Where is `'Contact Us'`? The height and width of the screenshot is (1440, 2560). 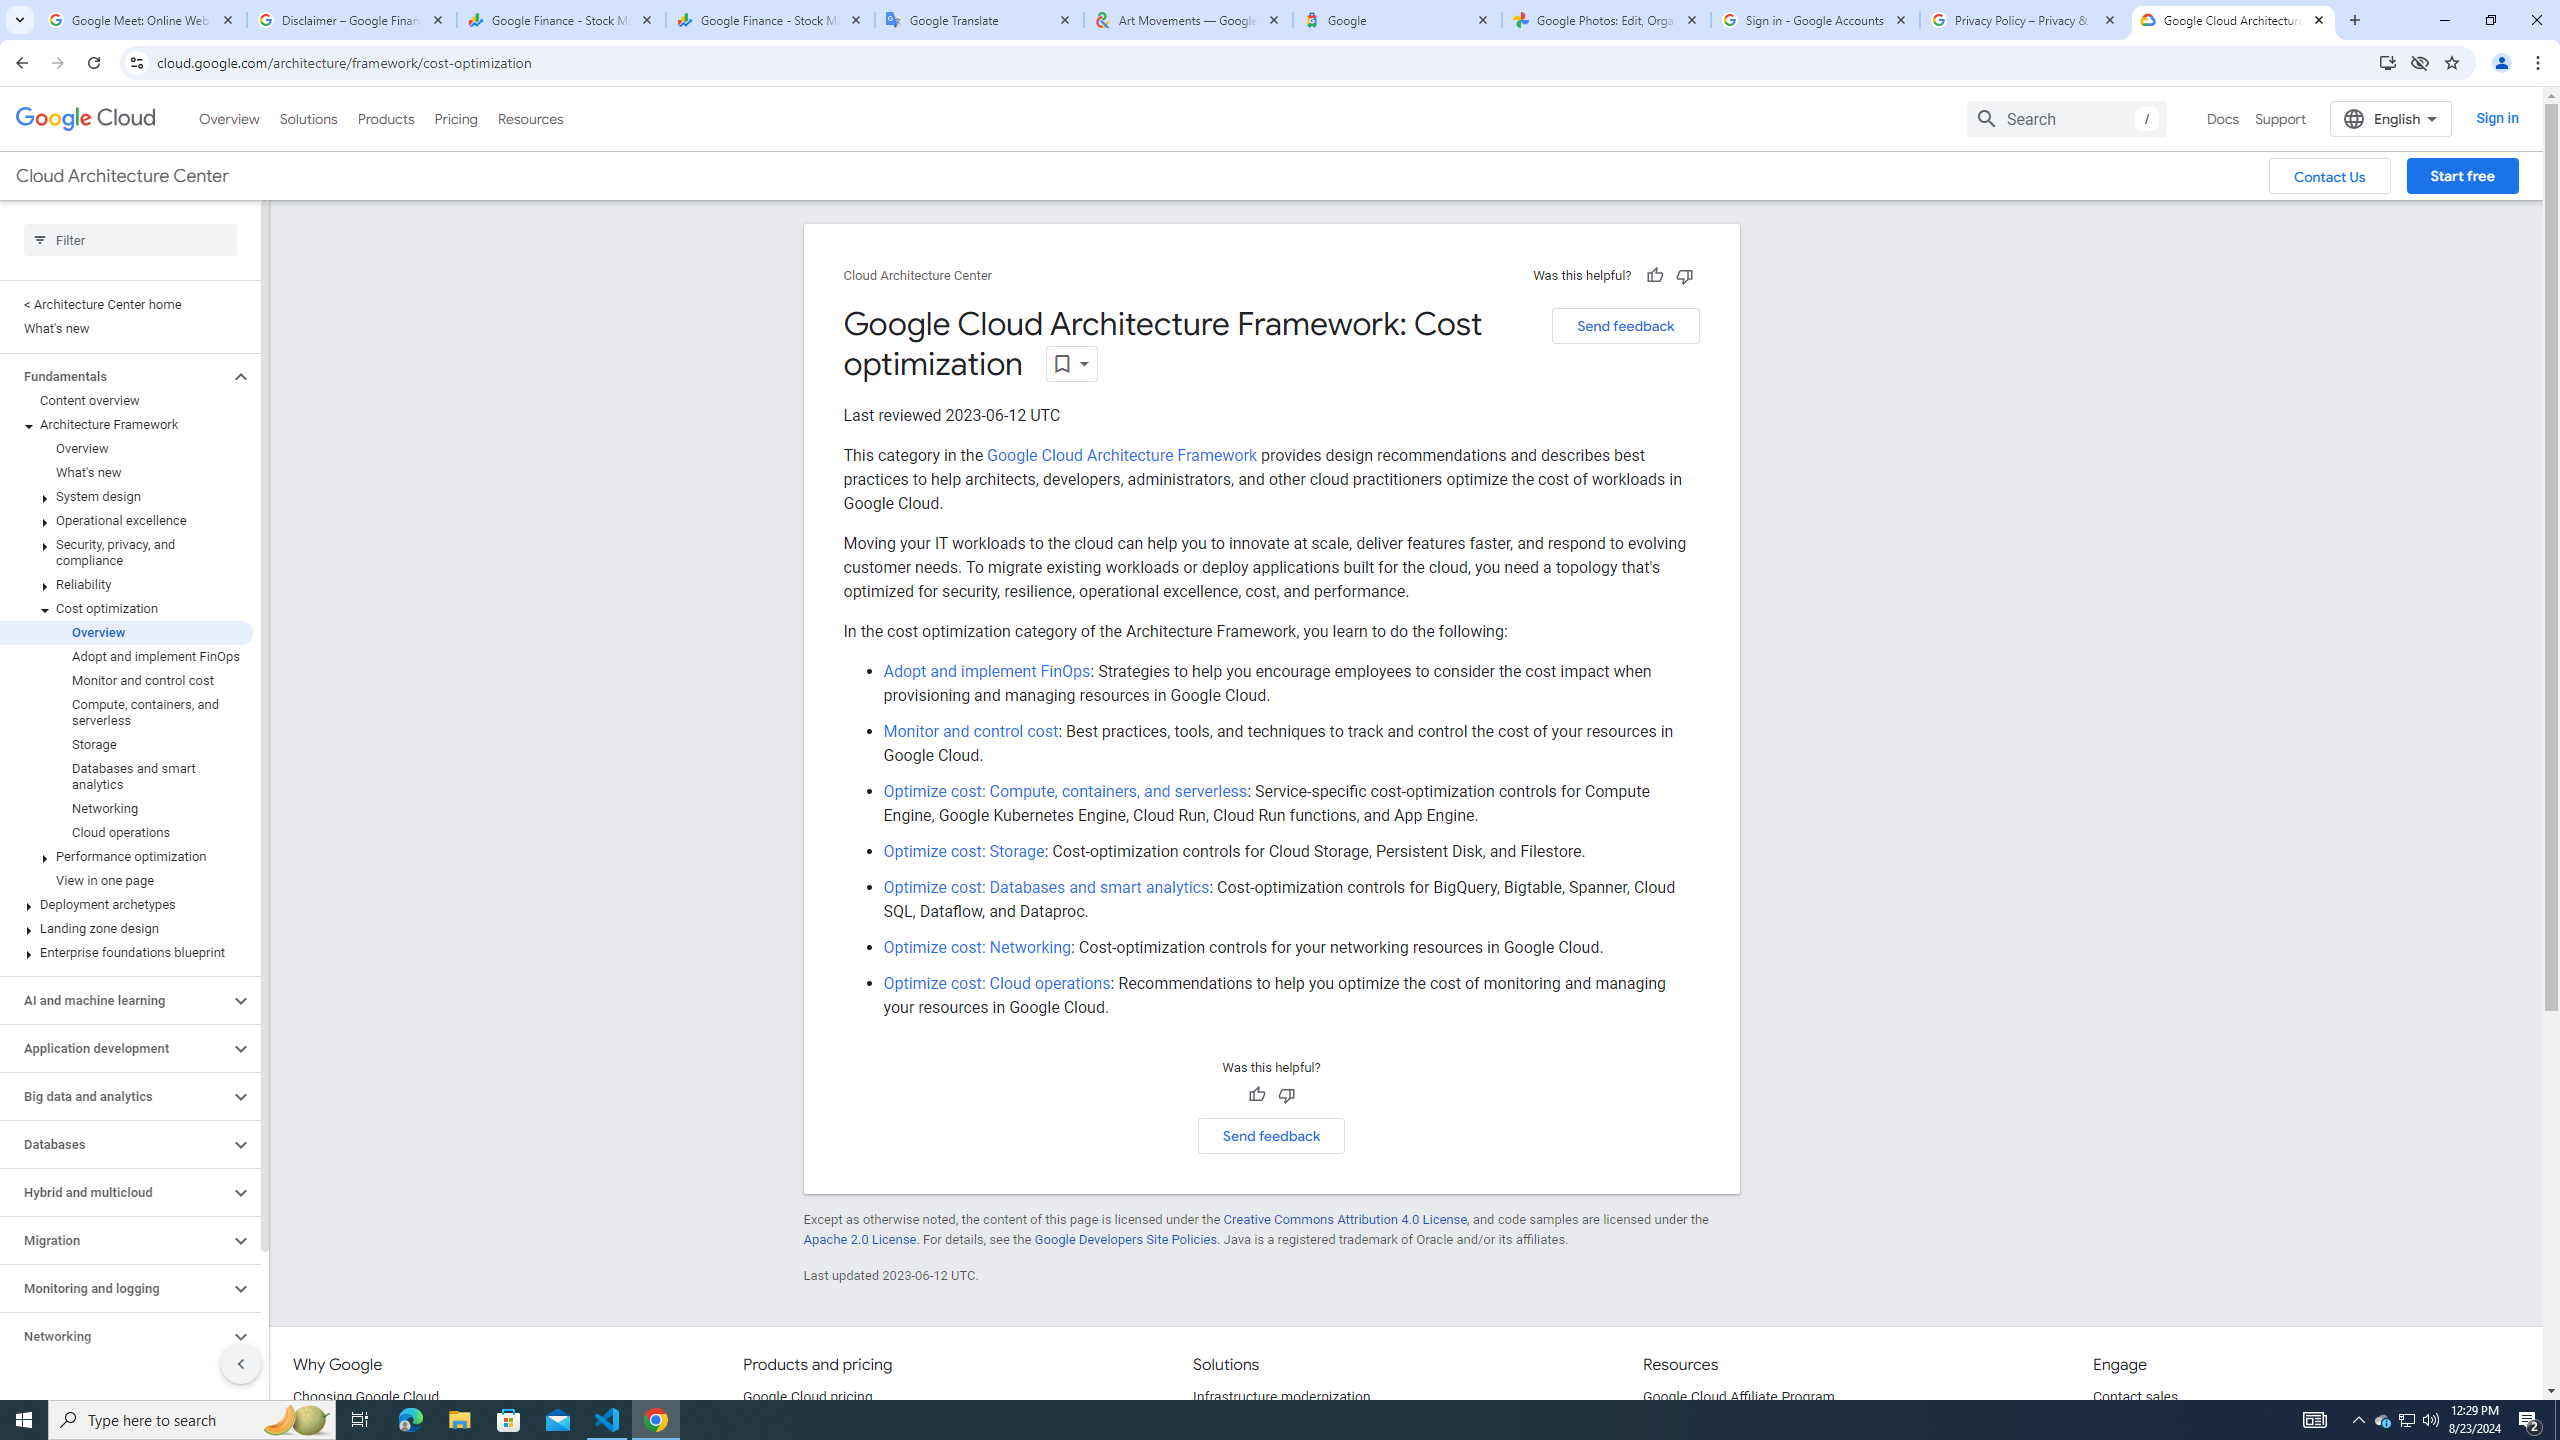
'Contact Us' is located at coordinates (2328, 176).